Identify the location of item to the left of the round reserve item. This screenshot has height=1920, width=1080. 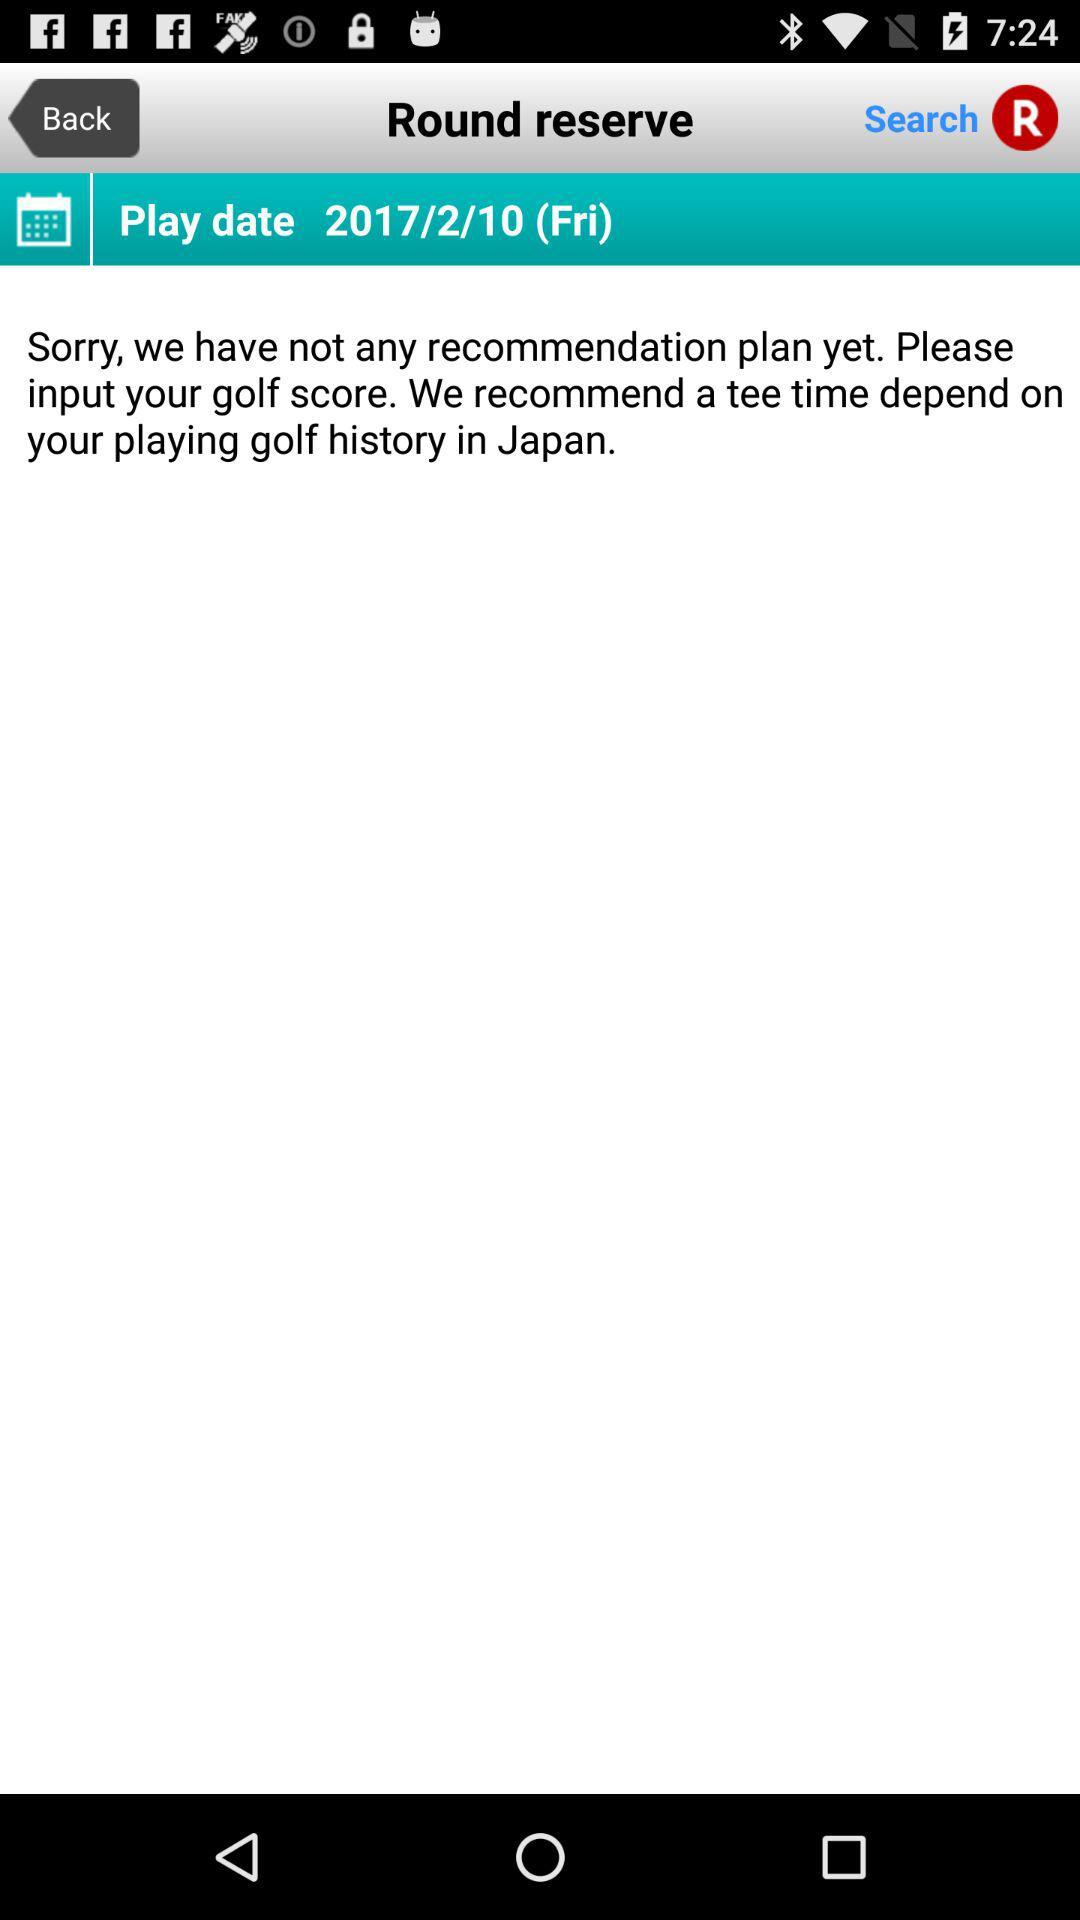
(72, 117).